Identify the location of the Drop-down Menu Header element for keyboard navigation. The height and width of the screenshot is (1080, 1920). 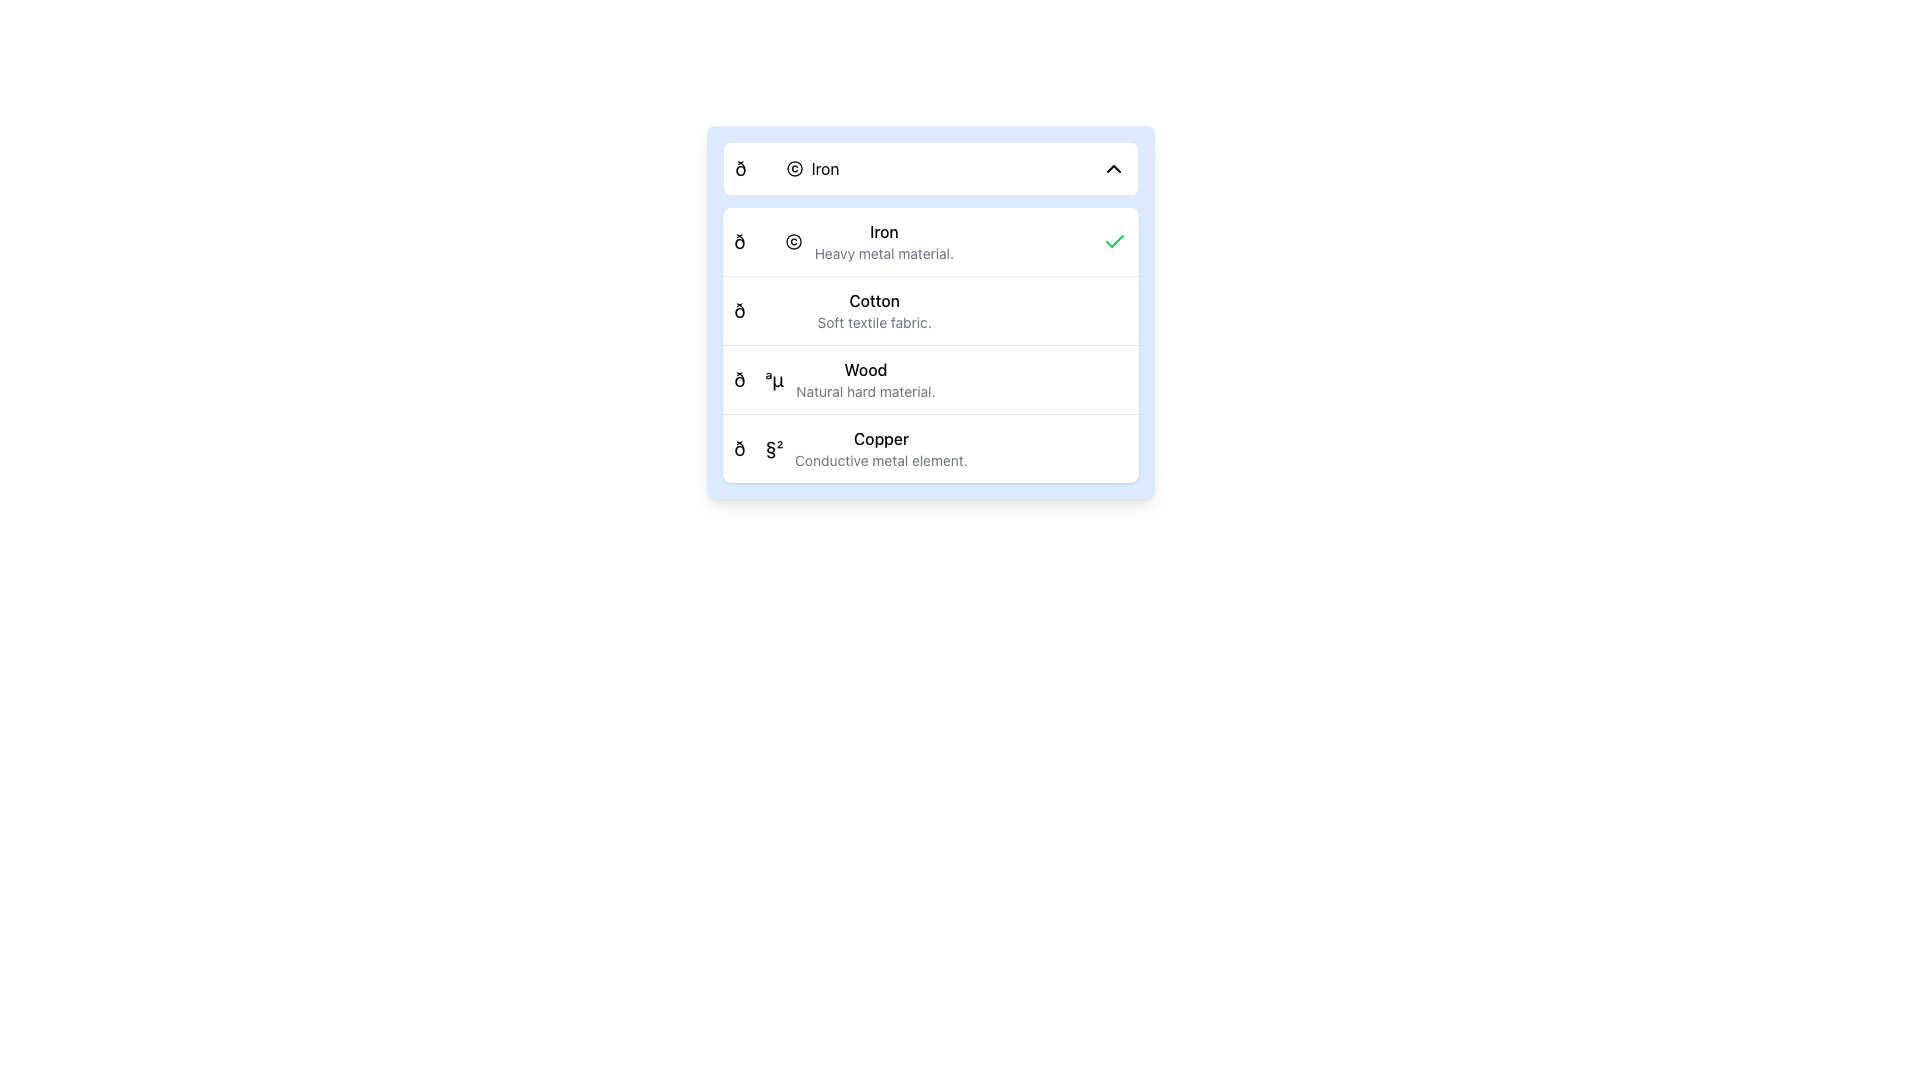
(929, 168).